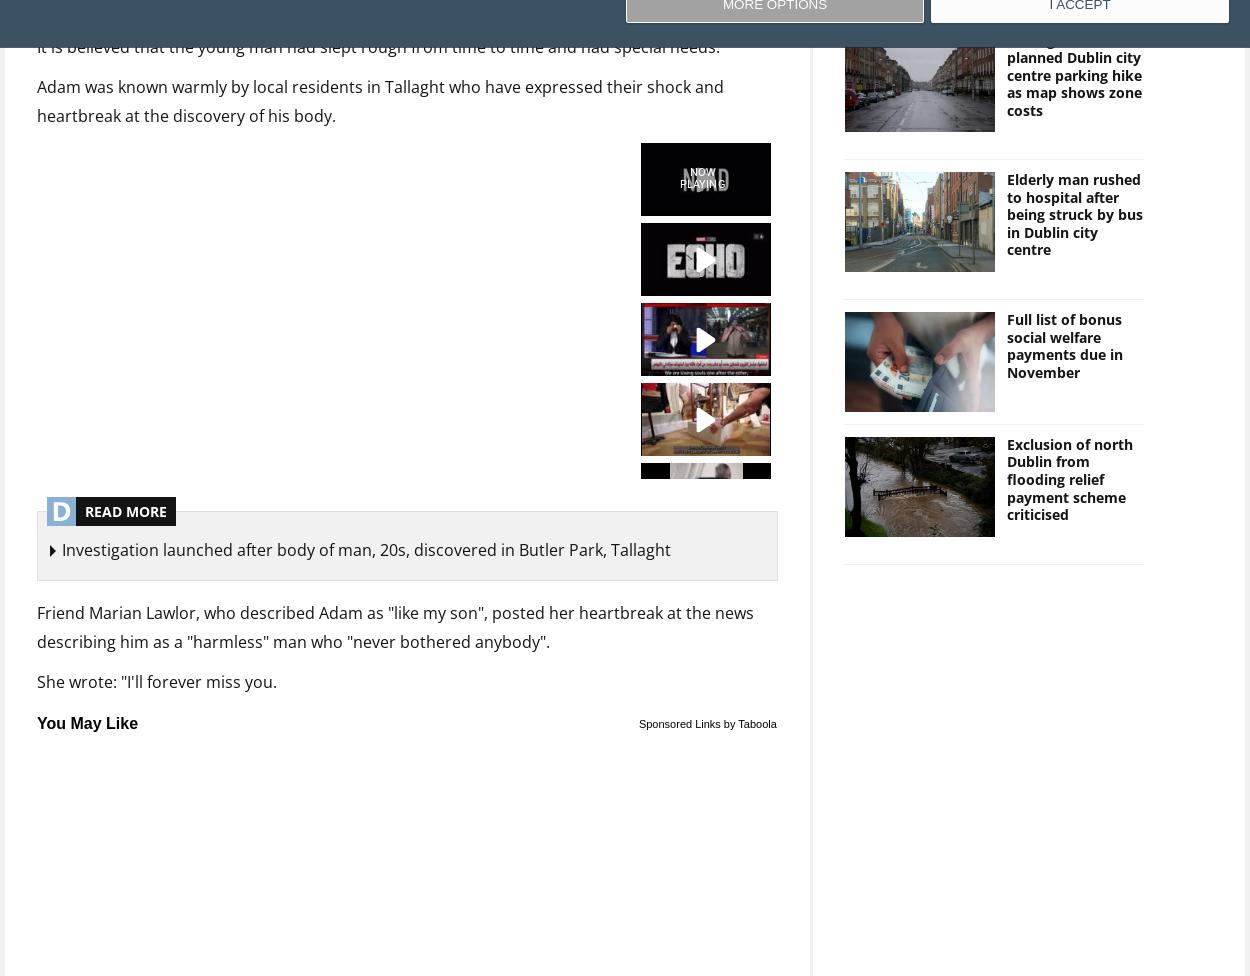 This screenshot has height=976, width=1250. Describe the element at coordinates (1073, 214) in the screenshot. I see `'Elderly man rushed to hospital after being struck by bus in Dublin city centre'` at that location.